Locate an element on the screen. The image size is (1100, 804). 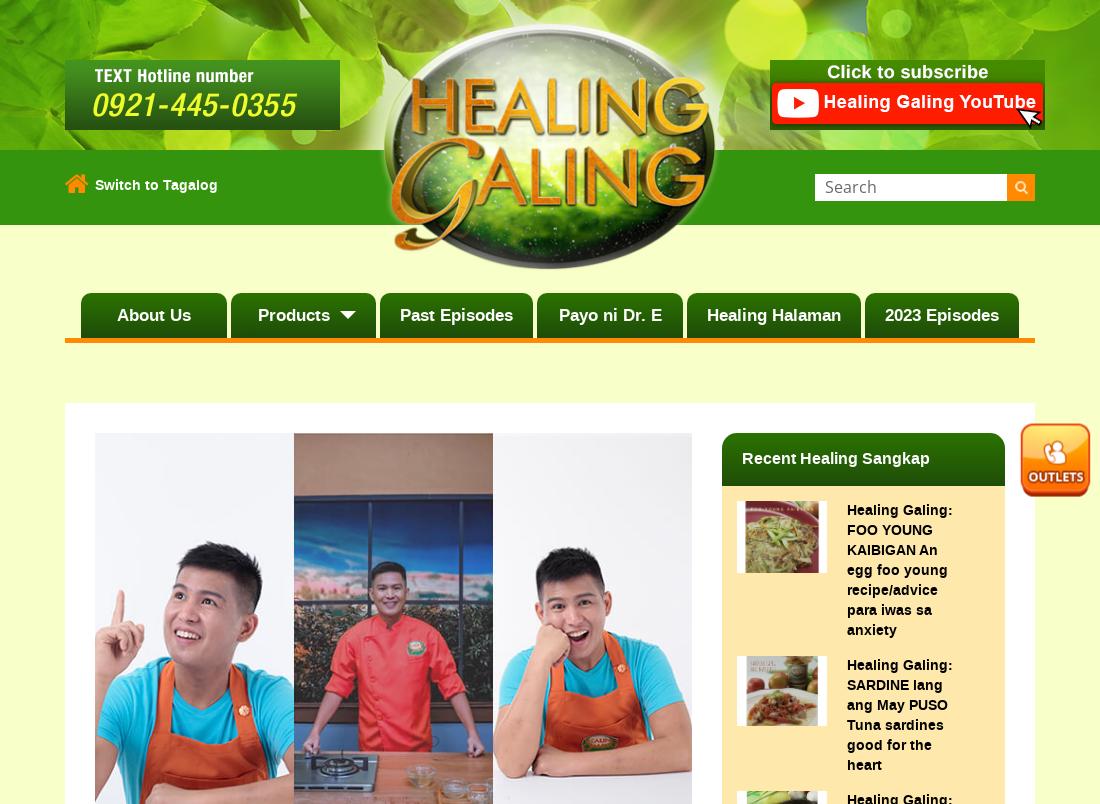
'Healing Galing: SARDINE lang ang May PUSO Tuna sardines good for the heart' is located at coordinates (899, 714).